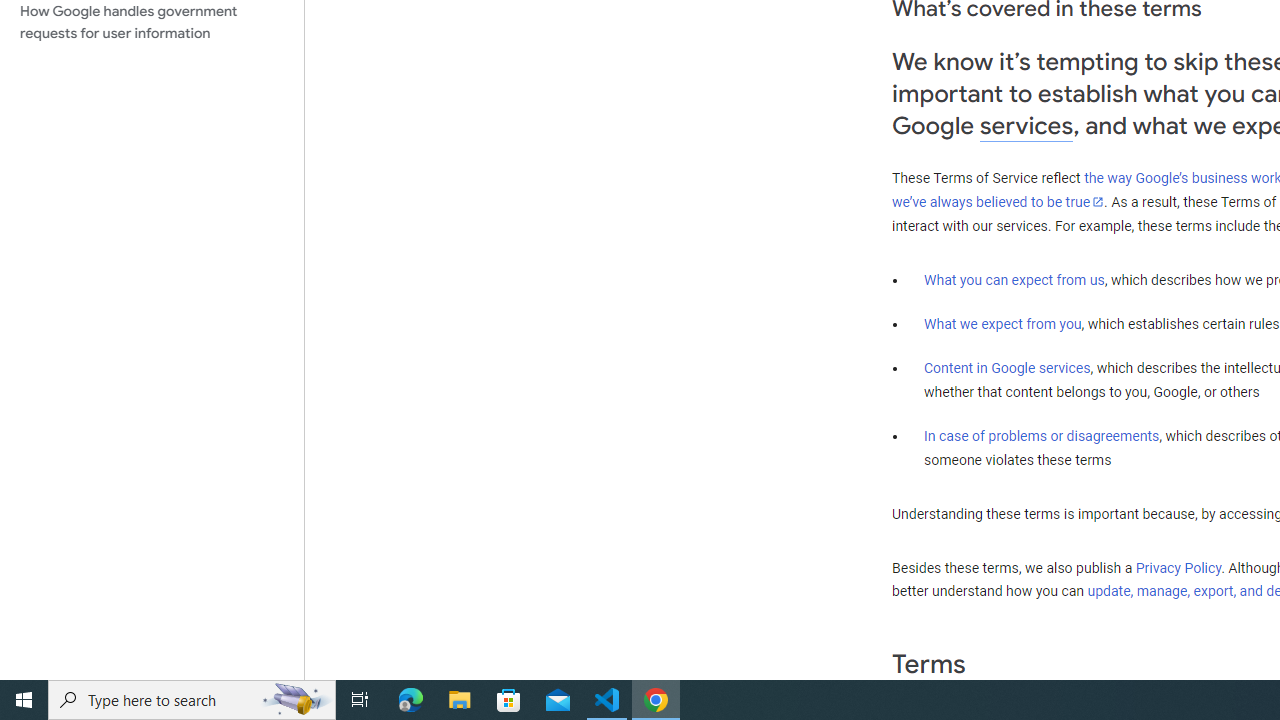  I want to click on 'In case of problems or disagreements', so click(1040, 434).